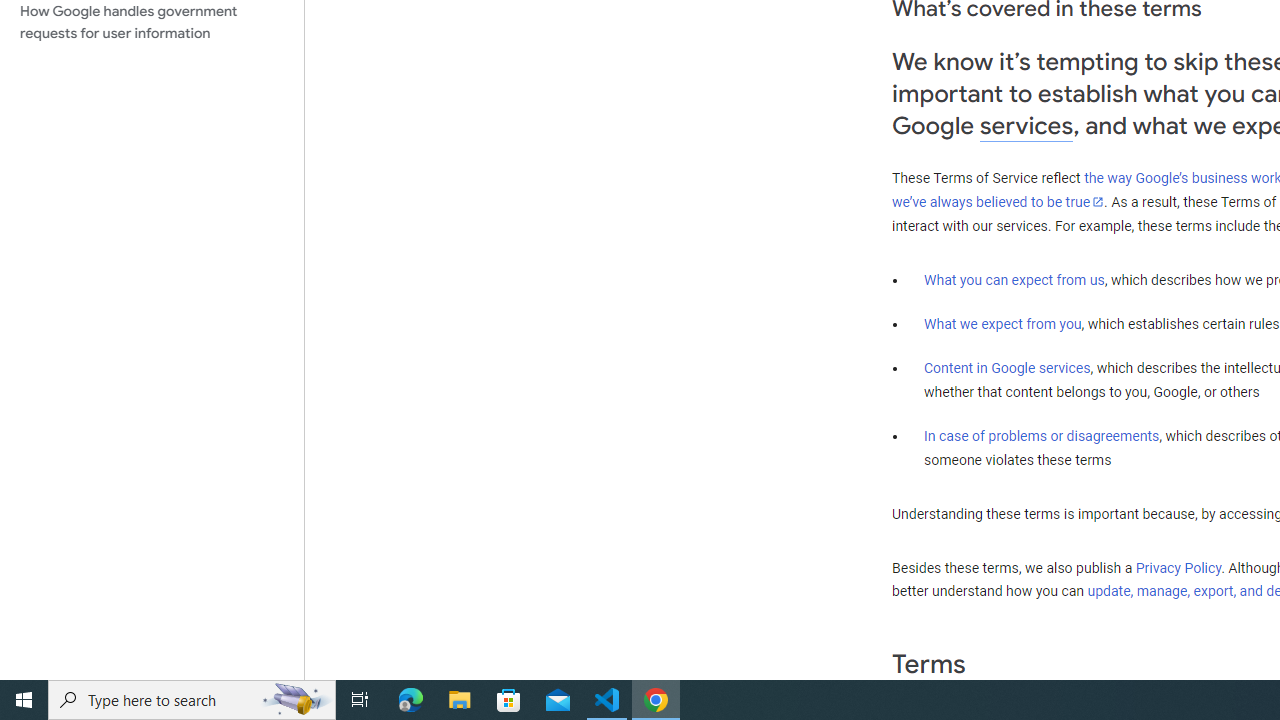  I want to click on 'In case of problems or disagreements', so click(1040, 434).